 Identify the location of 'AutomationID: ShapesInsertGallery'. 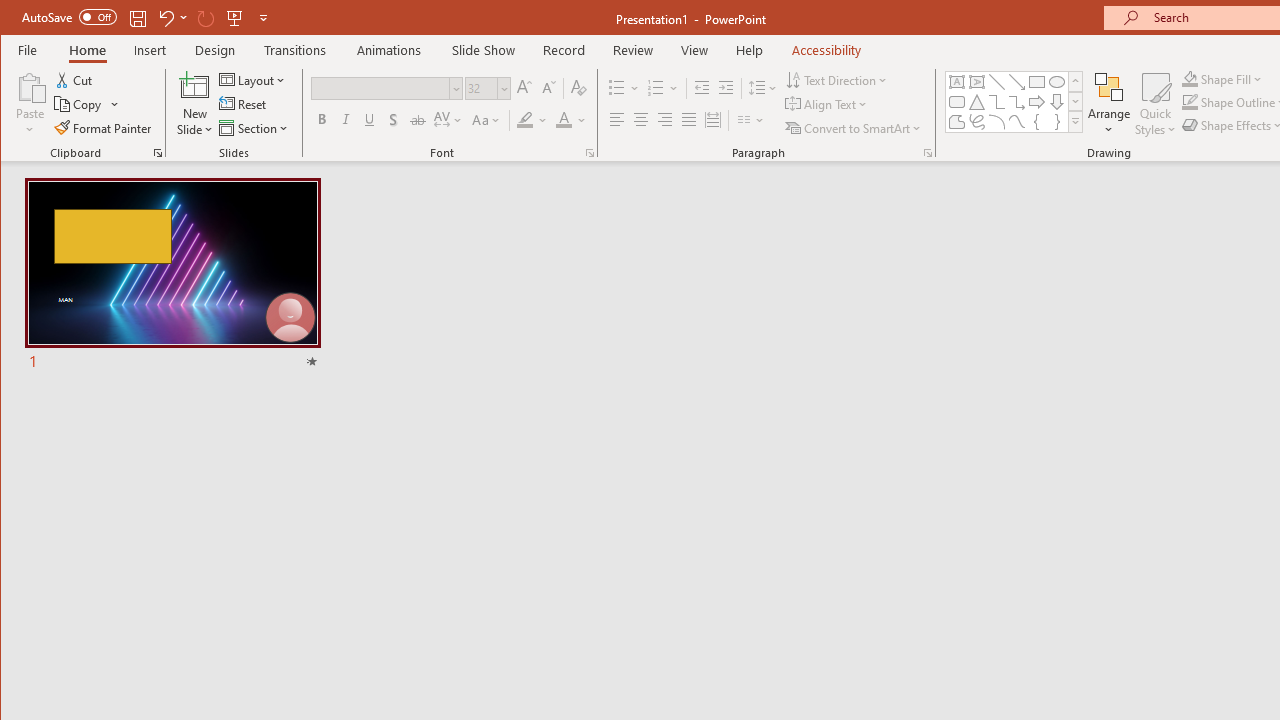
(1015, 102).